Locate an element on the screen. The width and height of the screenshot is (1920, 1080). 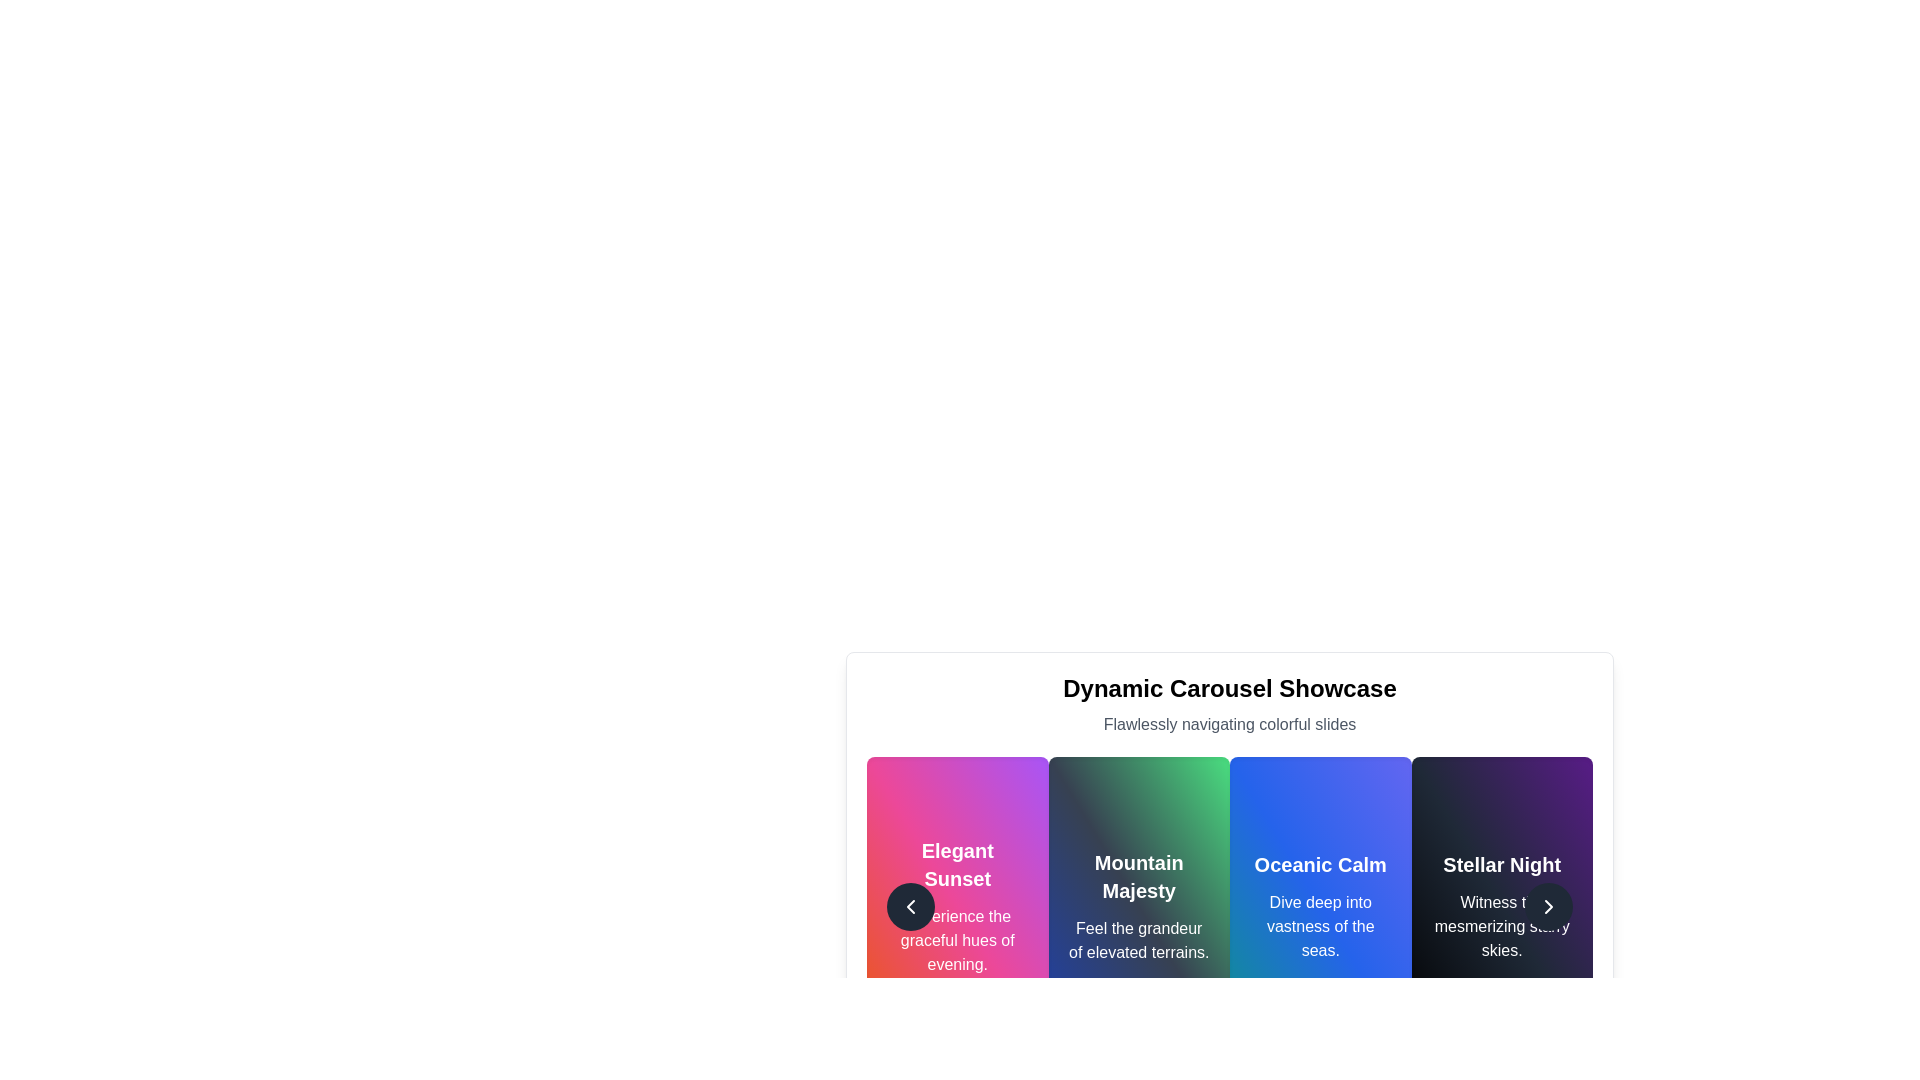
the Informational widget card titled 'Stellar Night' which features a gradient background and white text, positioned as the fourth card in a carousel is located at coordinates (1502, 906).